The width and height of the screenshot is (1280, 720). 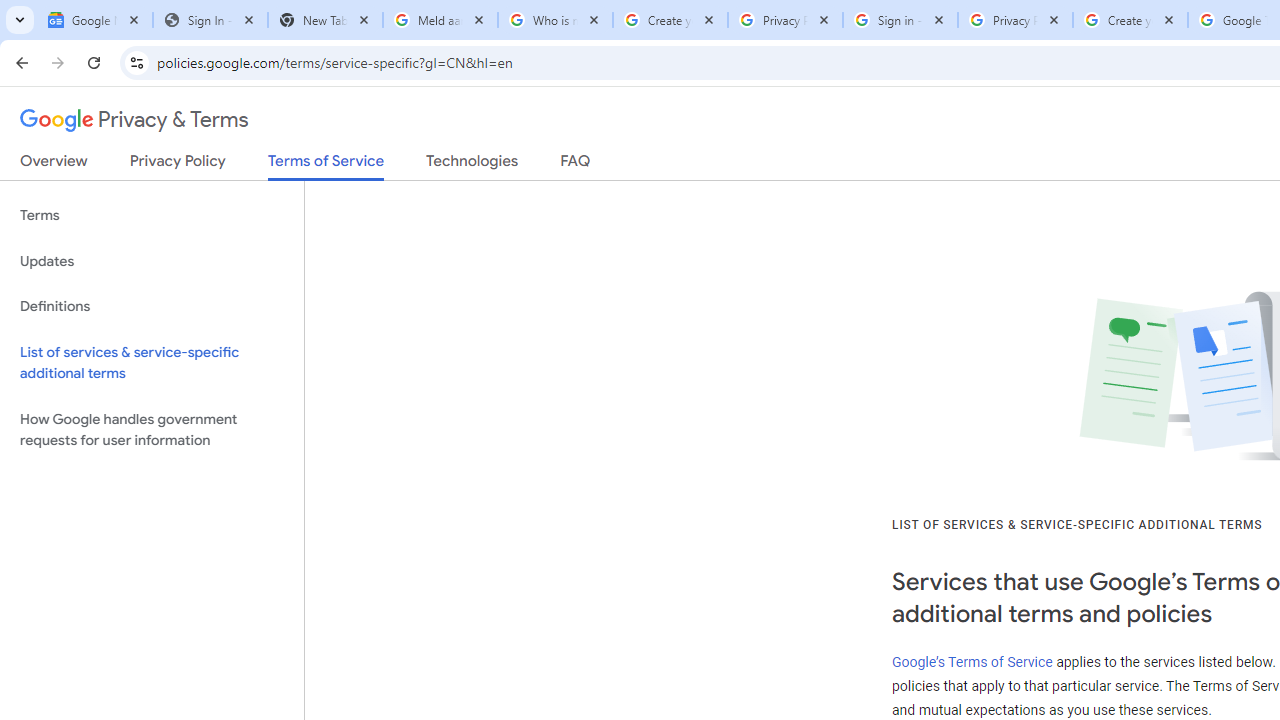 What do you see at coordinates (151, 306) in the screenshot?
I see `'Definitions'` at bounding box center [151, 306].